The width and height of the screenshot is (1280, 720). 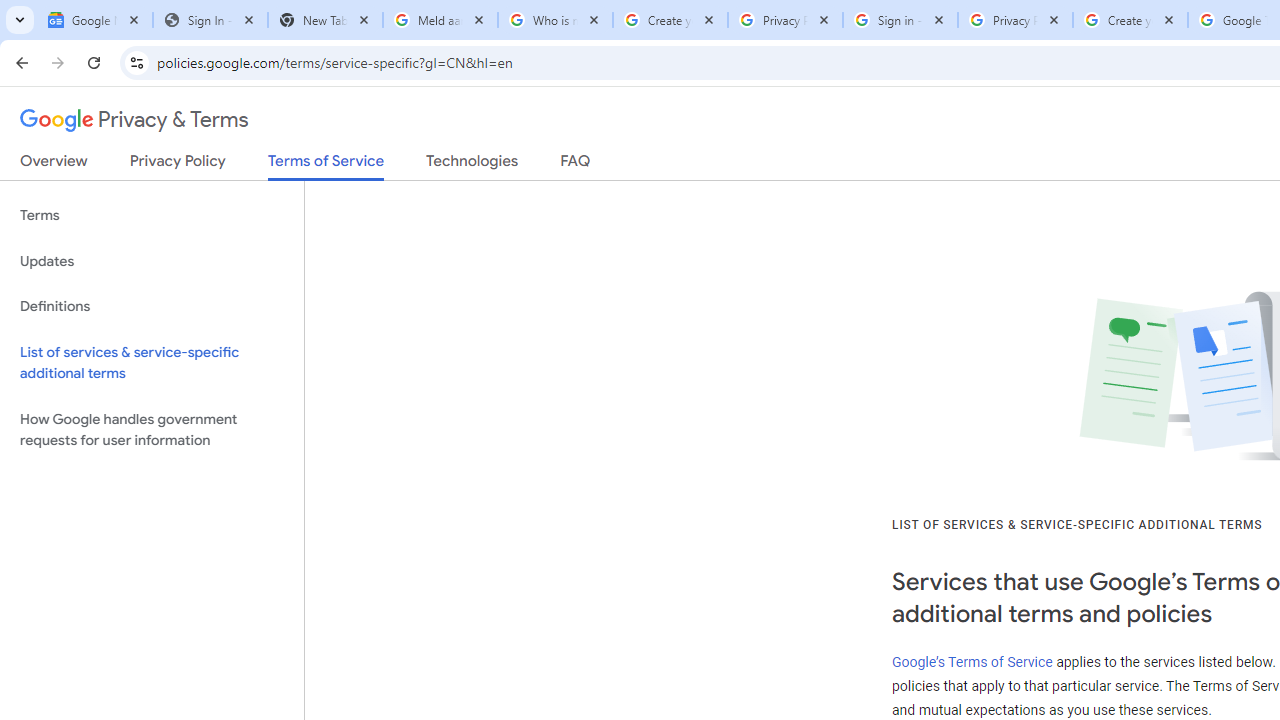 What do you see at coordinates (151, 306) in the screenshot?
I see `'Definitions'` at bounding box center [151, 306].